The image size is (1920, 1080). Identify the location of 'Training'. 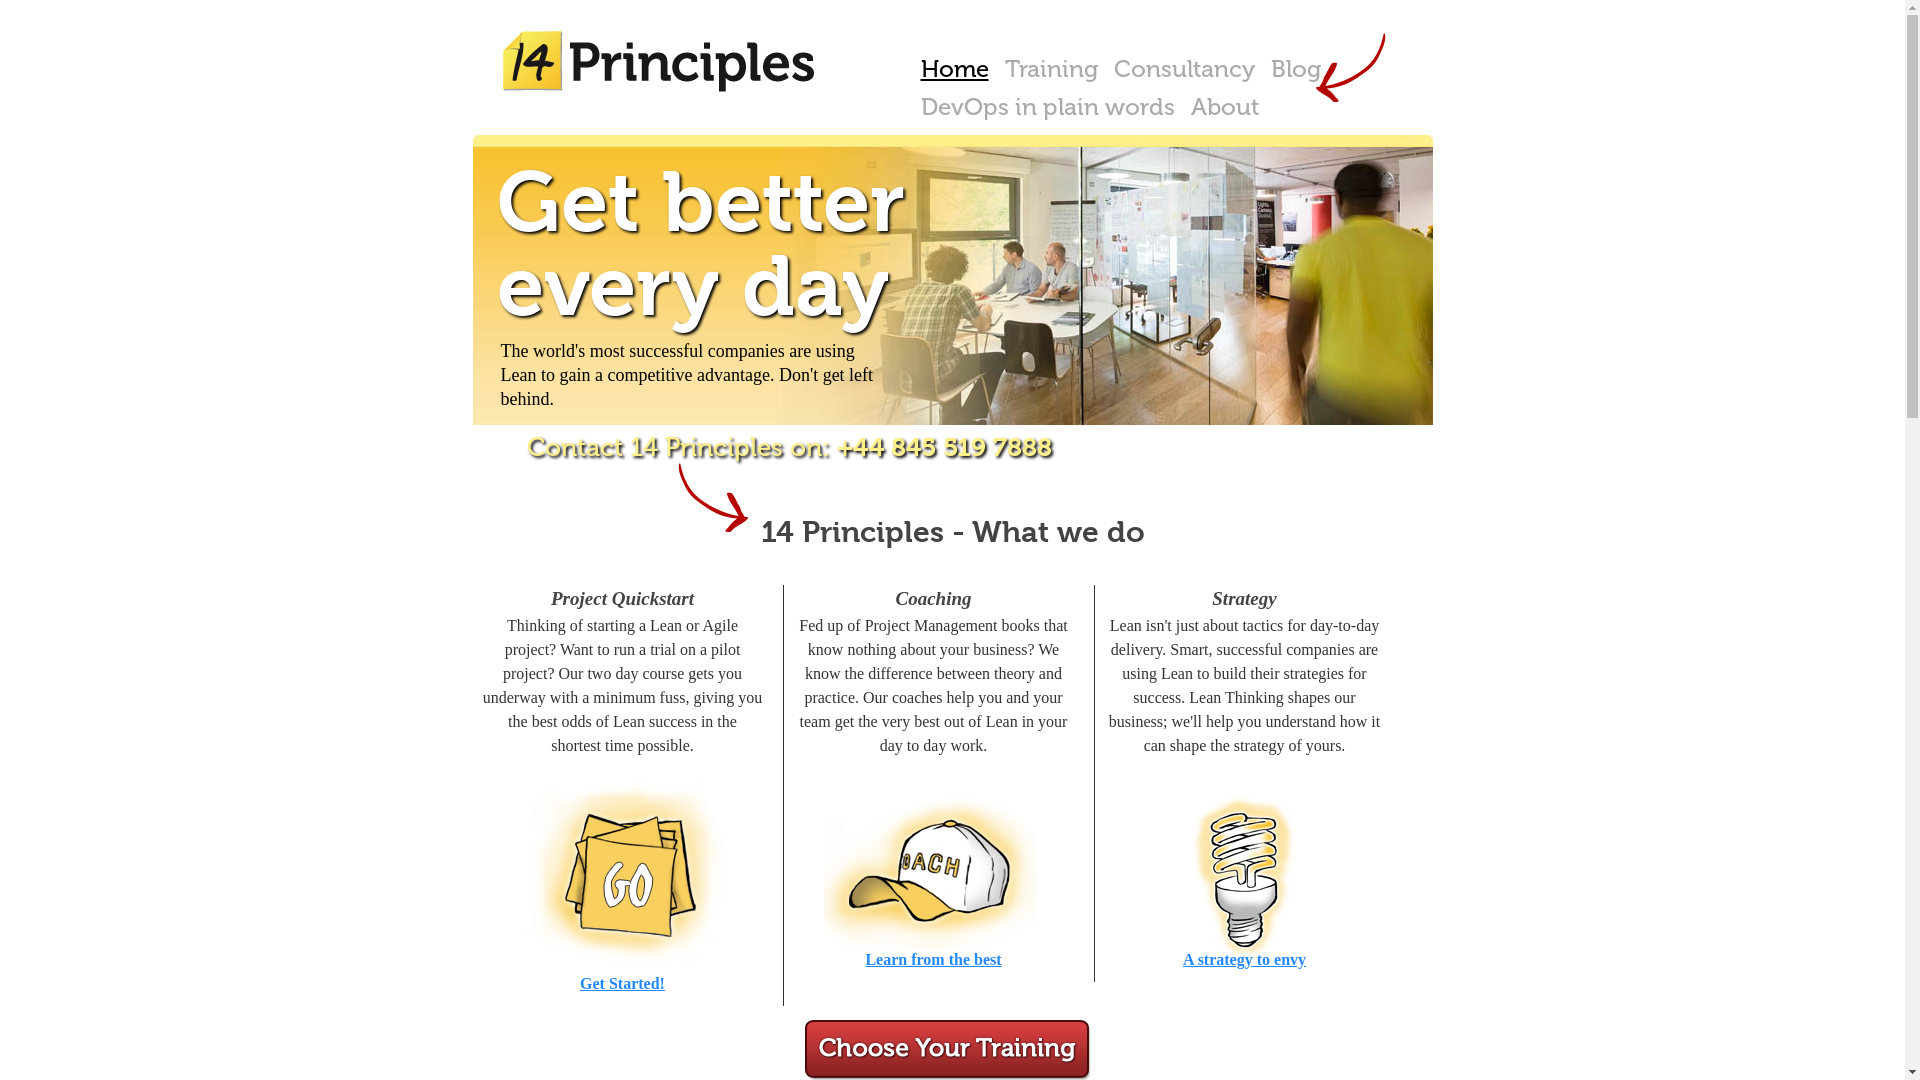
(1049, 68).